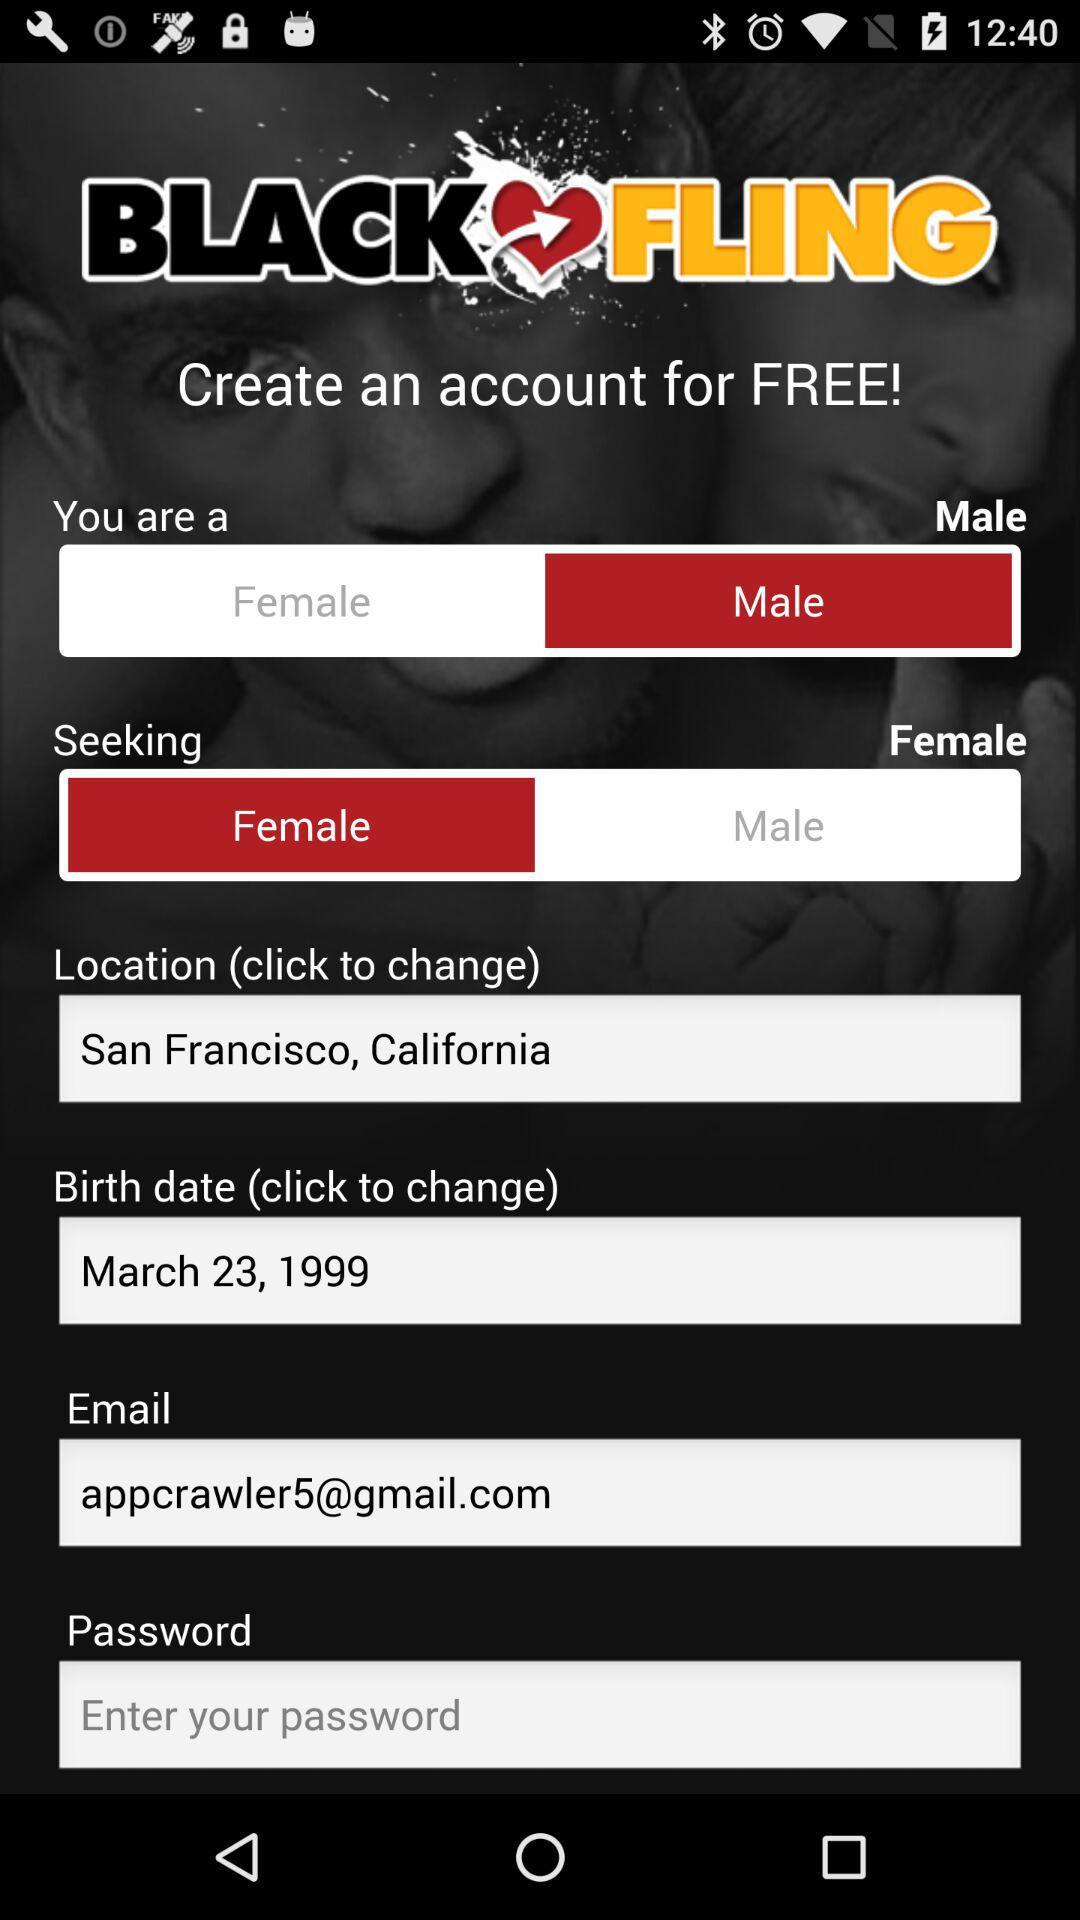 The image size is (1080, 1920). I want to click on birthdate, so click(540, 1275).